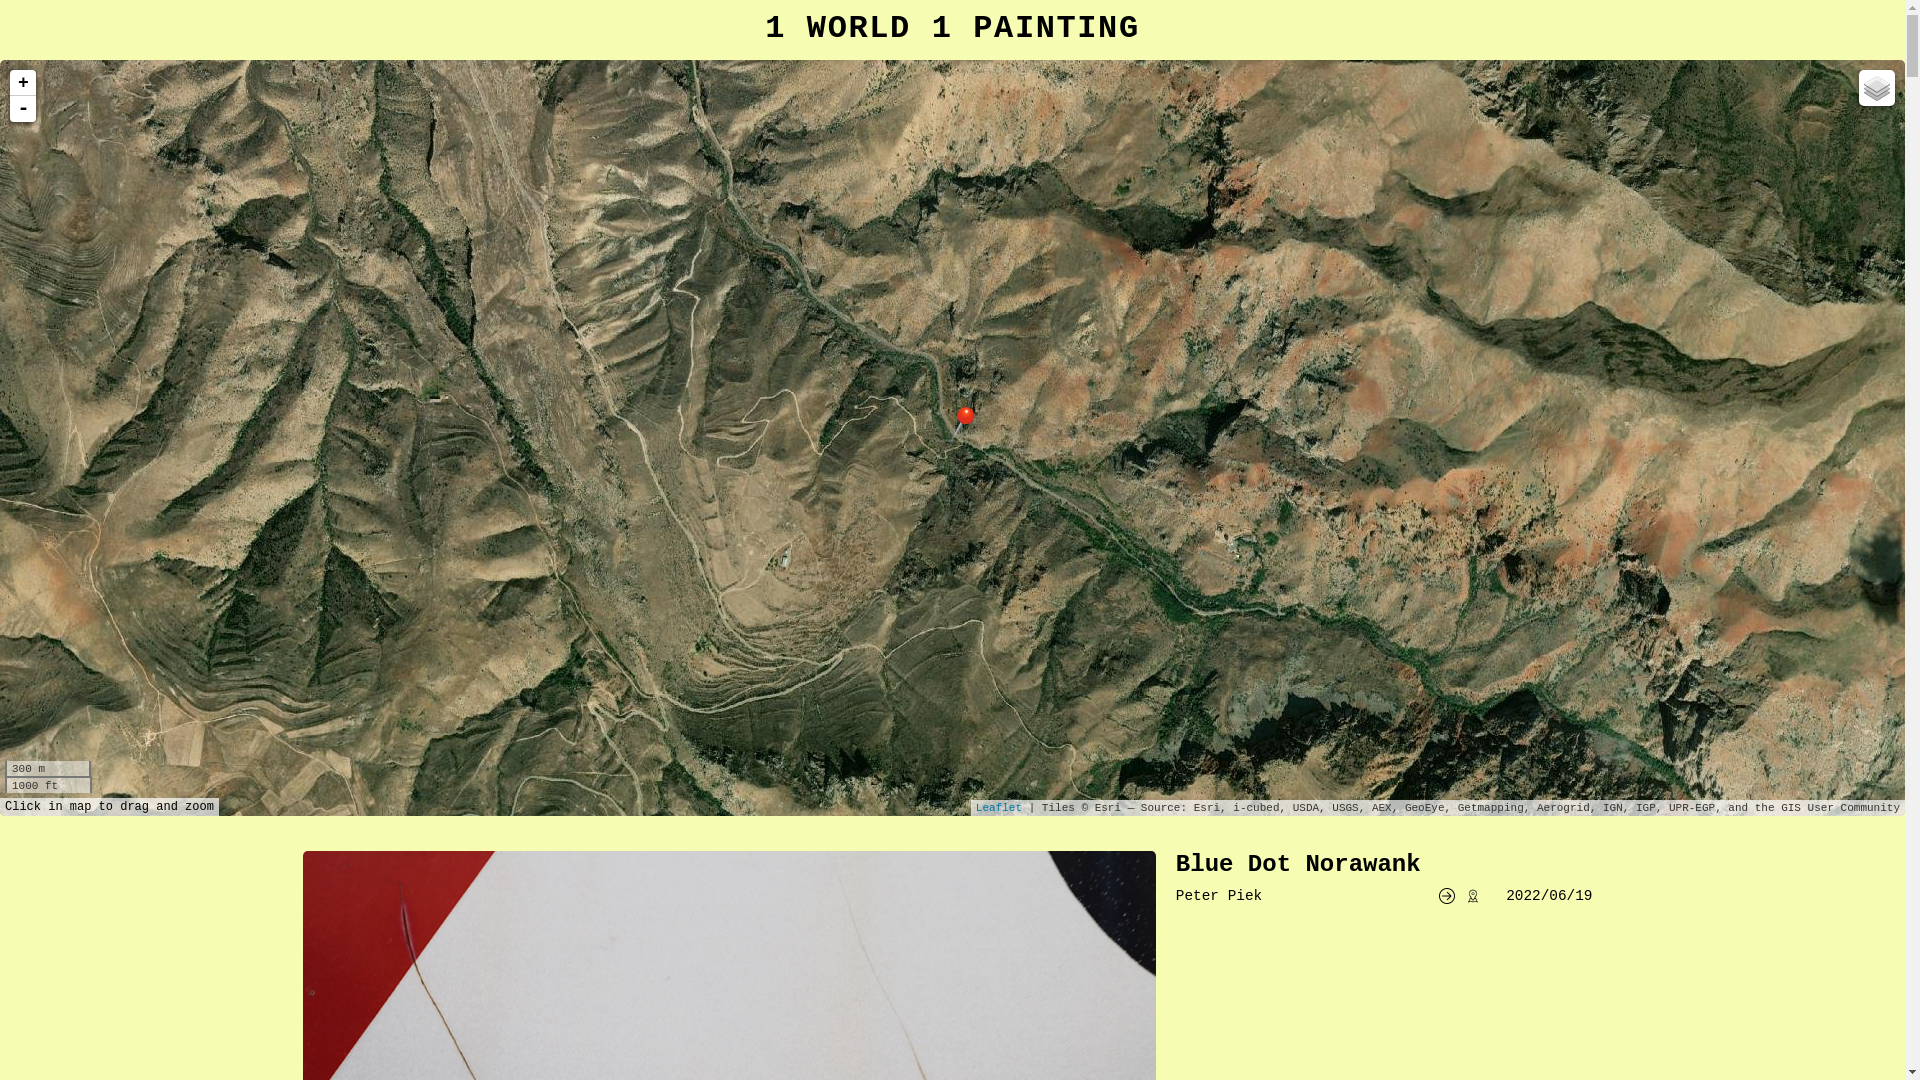  What do you see at coordinates (951, 28) in the screenshot?
I see `'1 WORLD 1 PAINTING'` at bounding box center [951, 28].